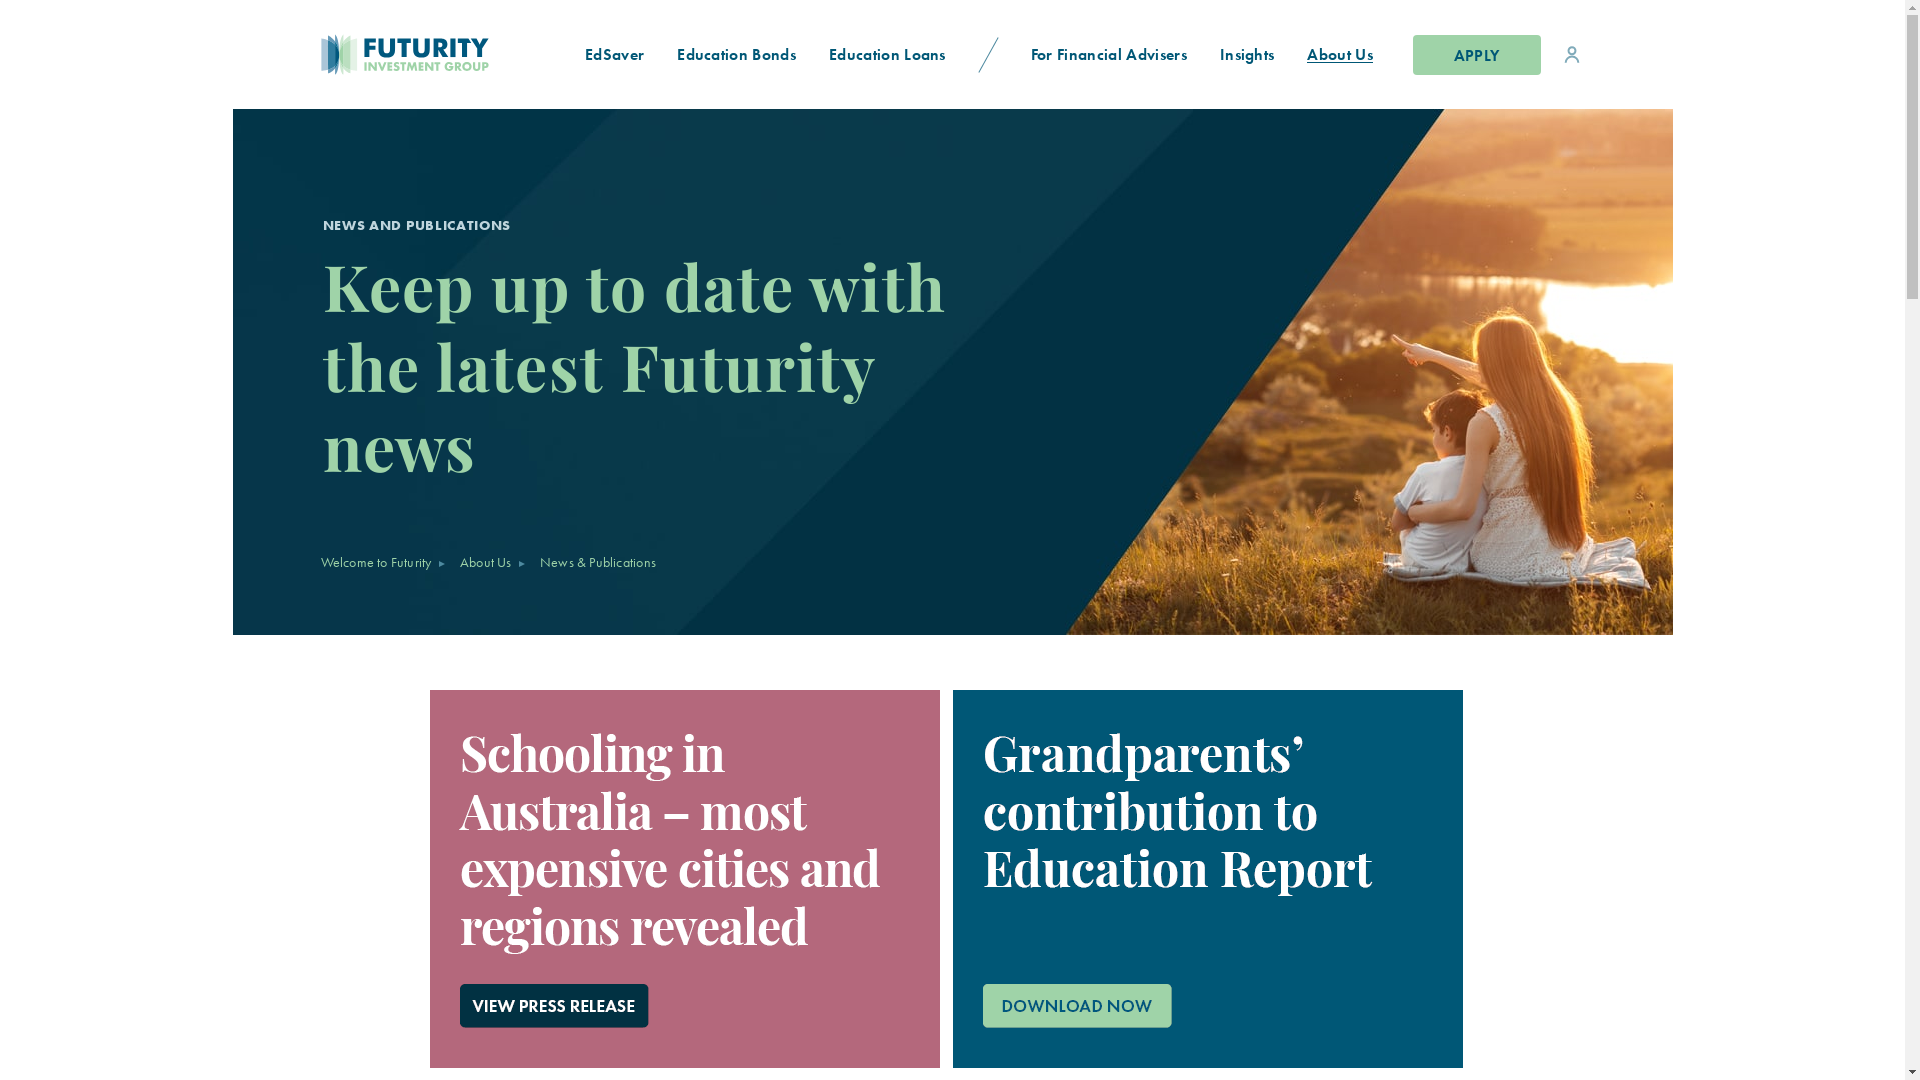 The height and width of the screenshot is (1080, 1920). What do you see at coordinates (887, 53) in the screenshot?
I see `'Education Loans'` at bounding box center [887, 53].